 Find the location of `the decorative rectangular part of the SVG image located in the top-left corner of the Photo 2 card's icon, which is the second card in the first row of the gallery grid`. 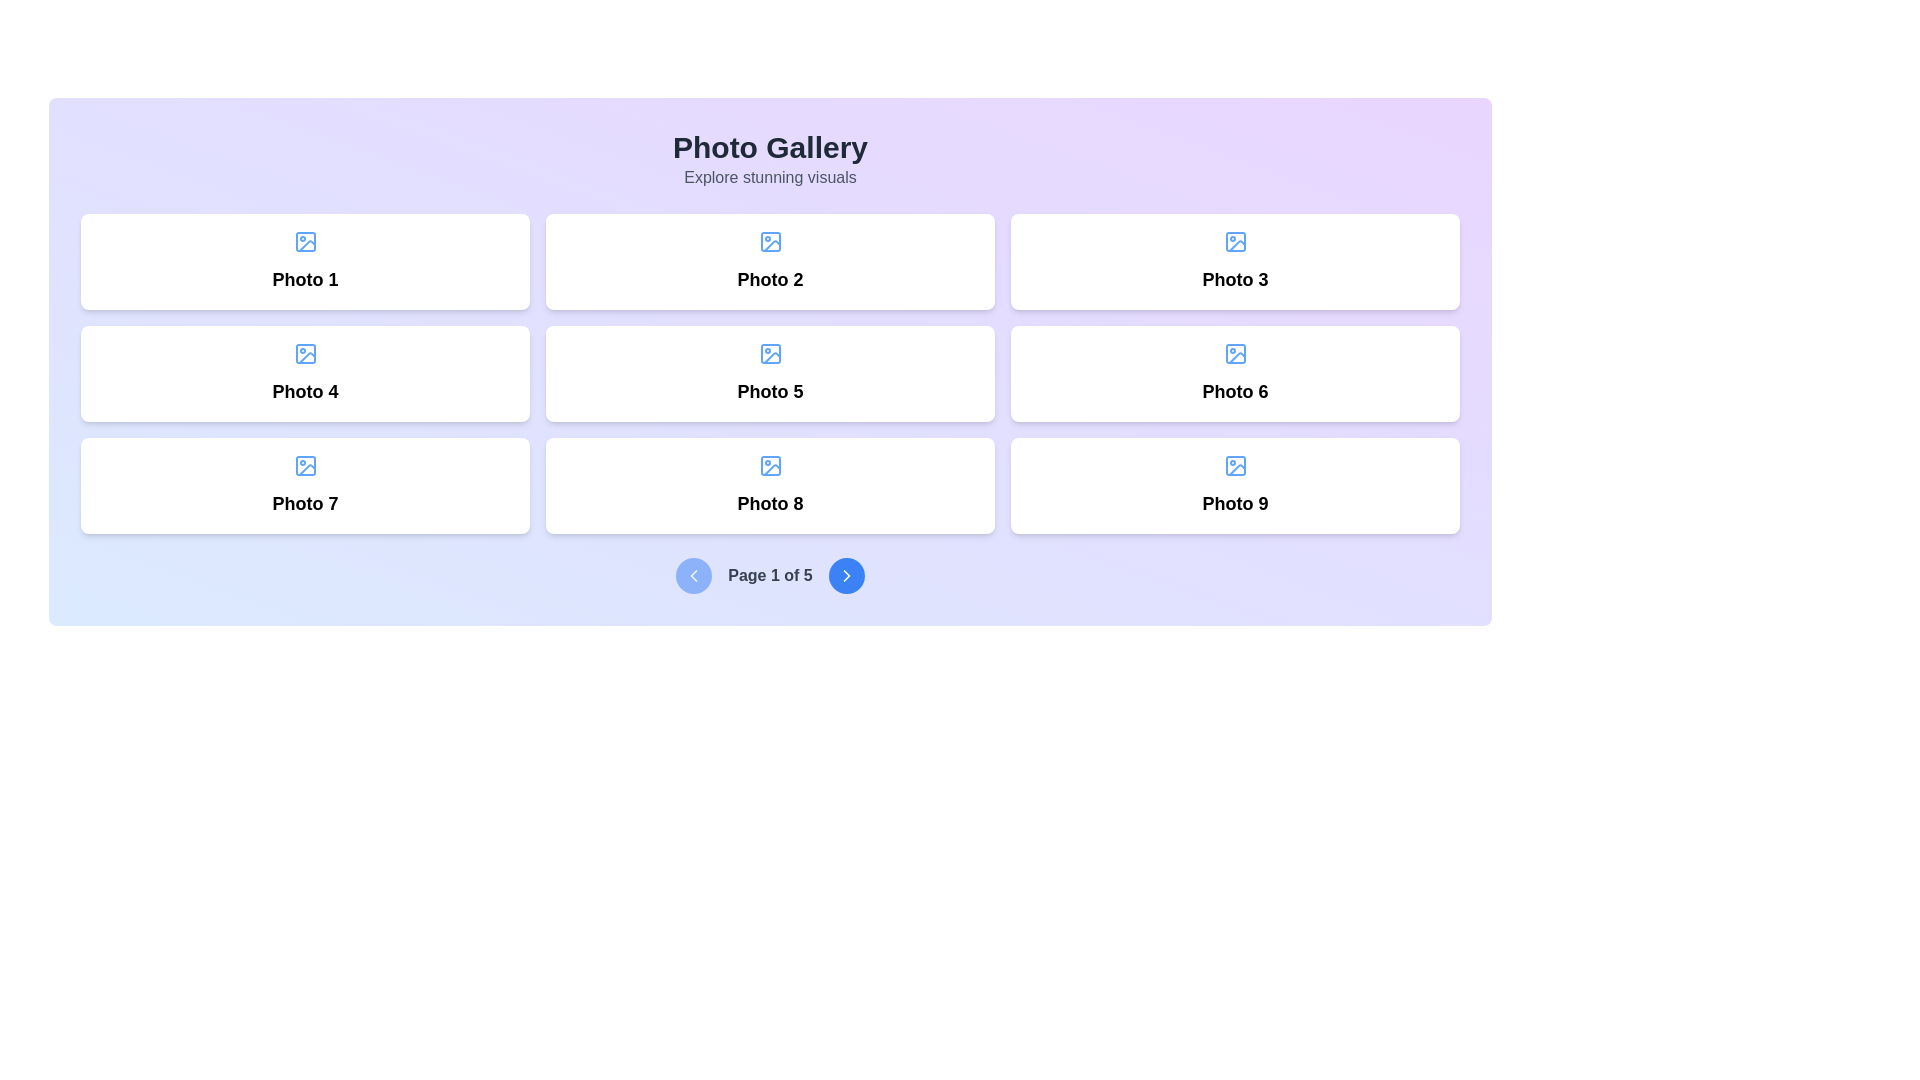

the decorative rectangular part of the SVG image located in the top-left corner of the Photo 2 card's icon, which is the second card in the first row of the gallery grid is located at coordinates (769, 241).